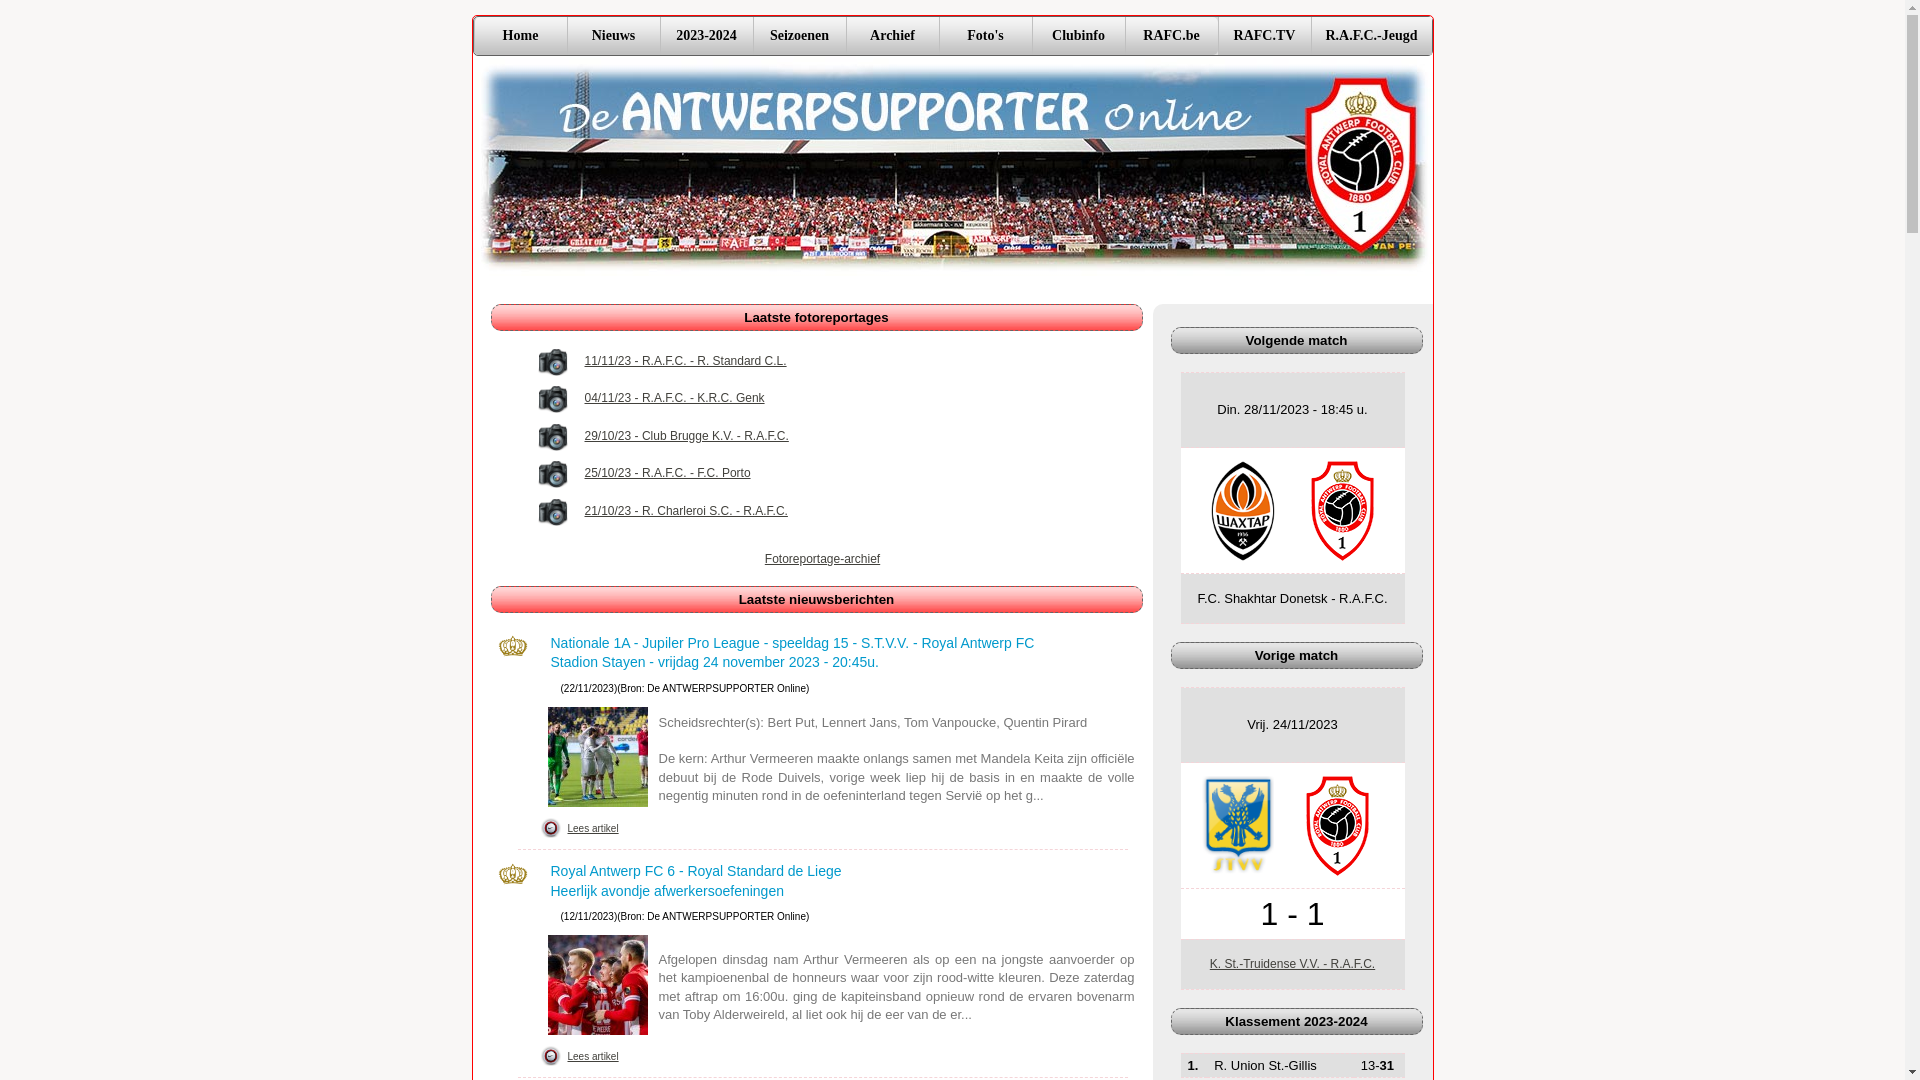 The width and height of the screenshot is (1920, 1080). I want to click on '21/10/23 - R. Charleroi S.C. - R.A.F.C.', so click(686, 510).